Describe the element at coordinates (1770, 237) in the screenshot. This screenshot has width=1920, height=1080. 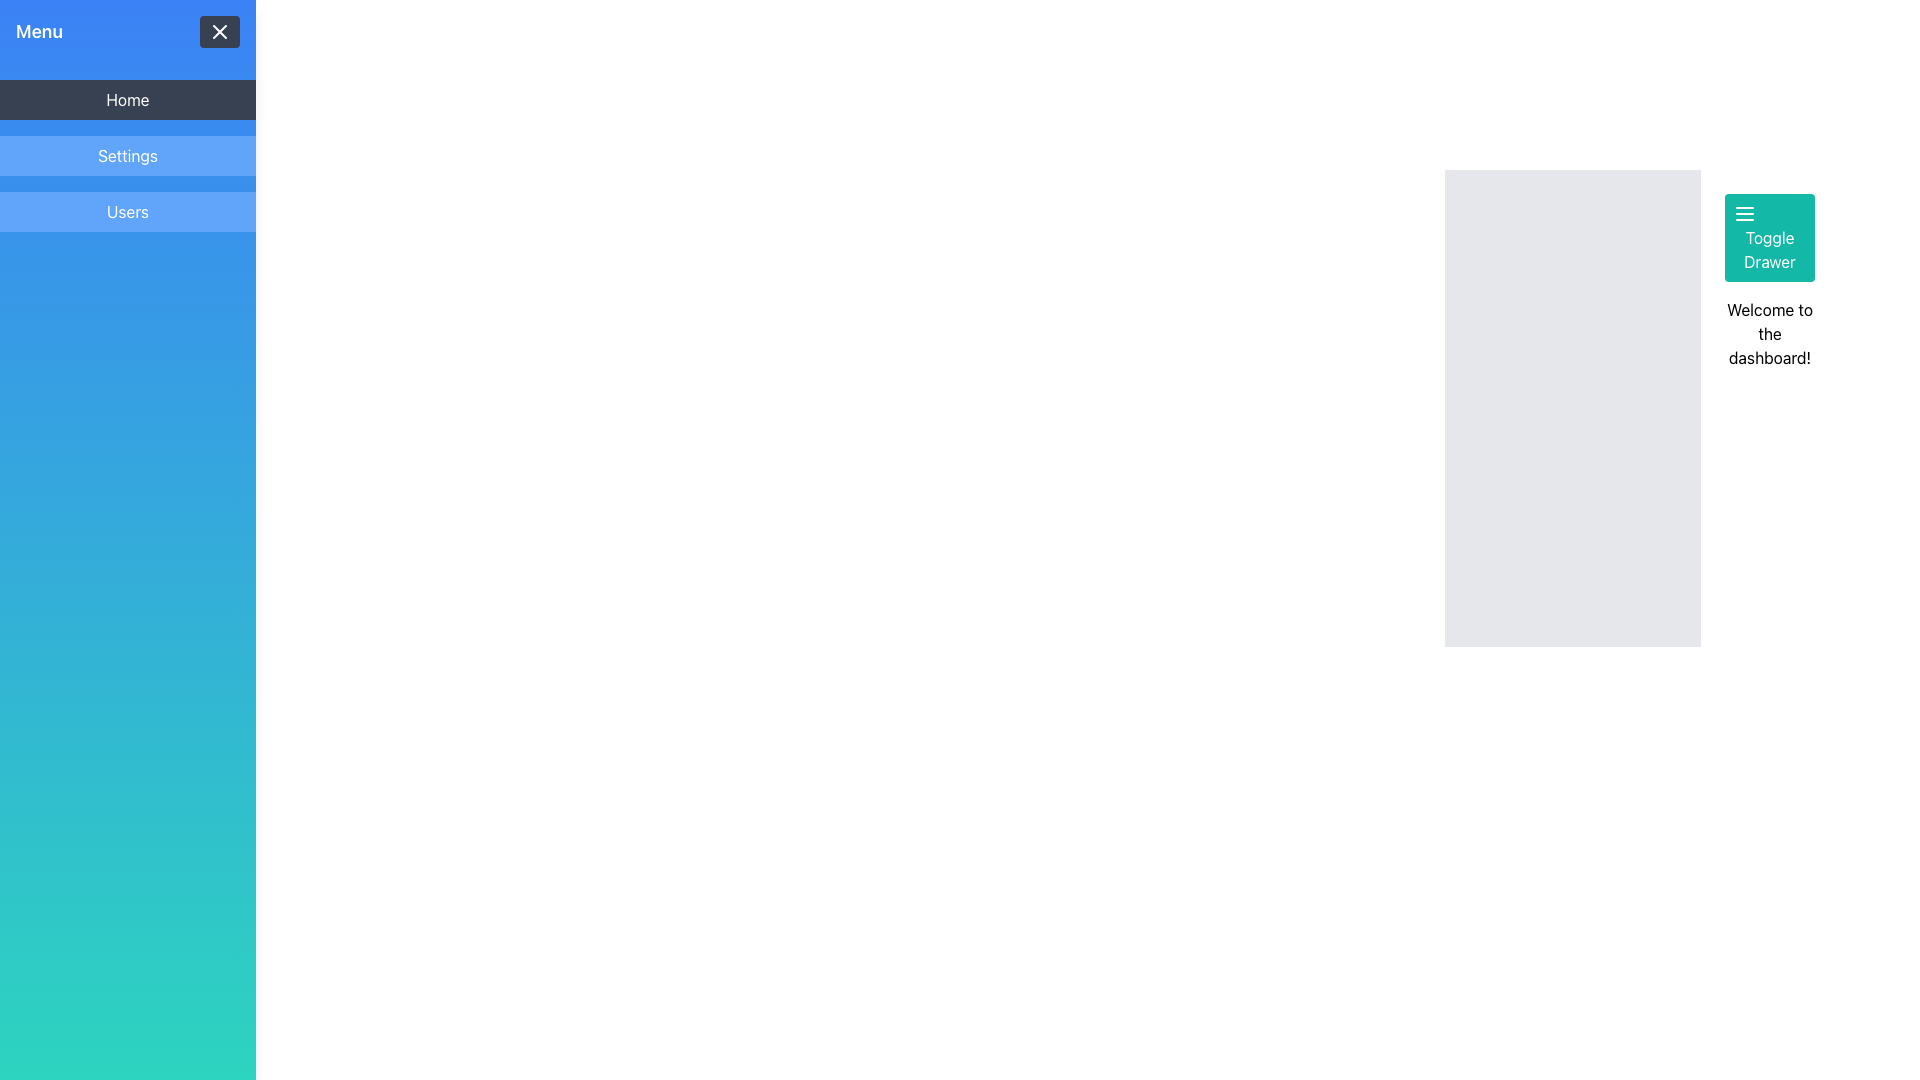
I see `the 'Toggle Drawer' button with a teal background and white text for accessibility navigation` at that location.